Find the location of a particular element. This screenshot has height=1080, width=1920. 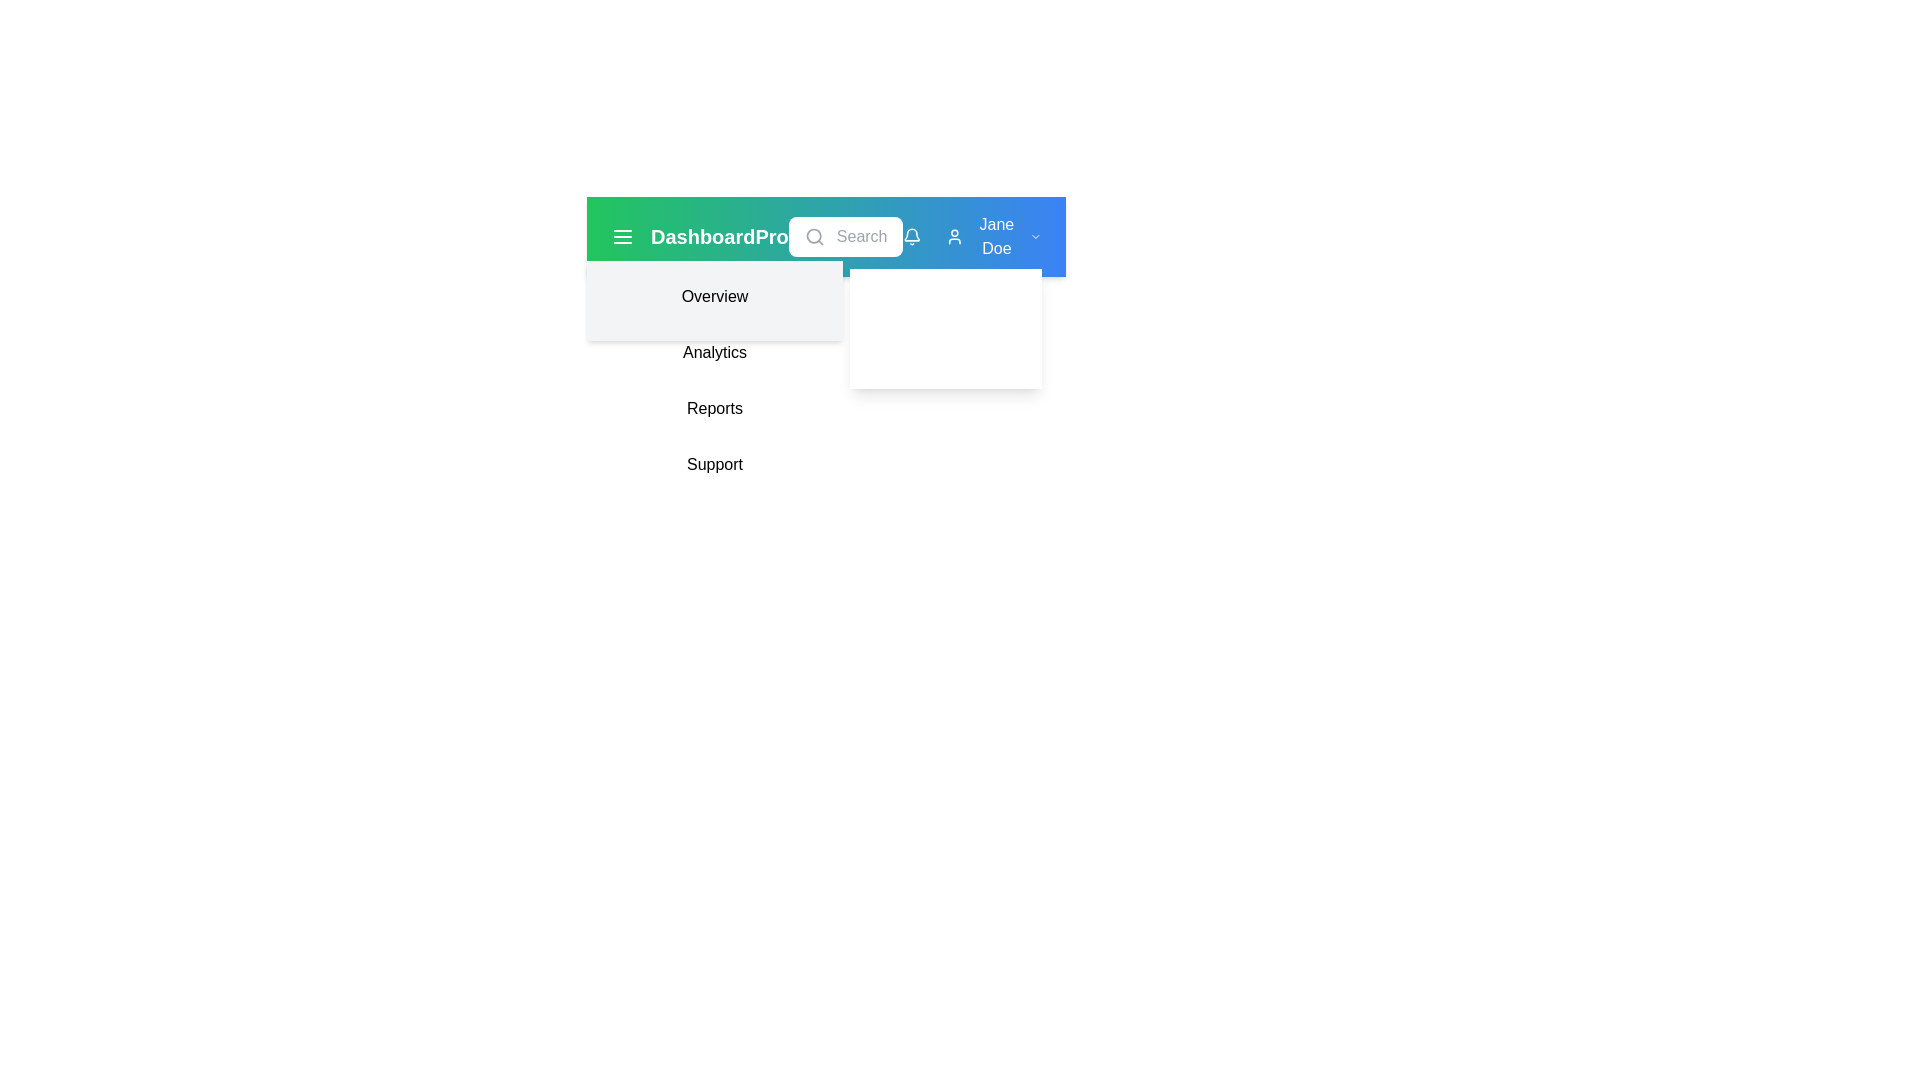

the 'Analytics' menu item located in the sidebar is located at coordinates (715, 381).